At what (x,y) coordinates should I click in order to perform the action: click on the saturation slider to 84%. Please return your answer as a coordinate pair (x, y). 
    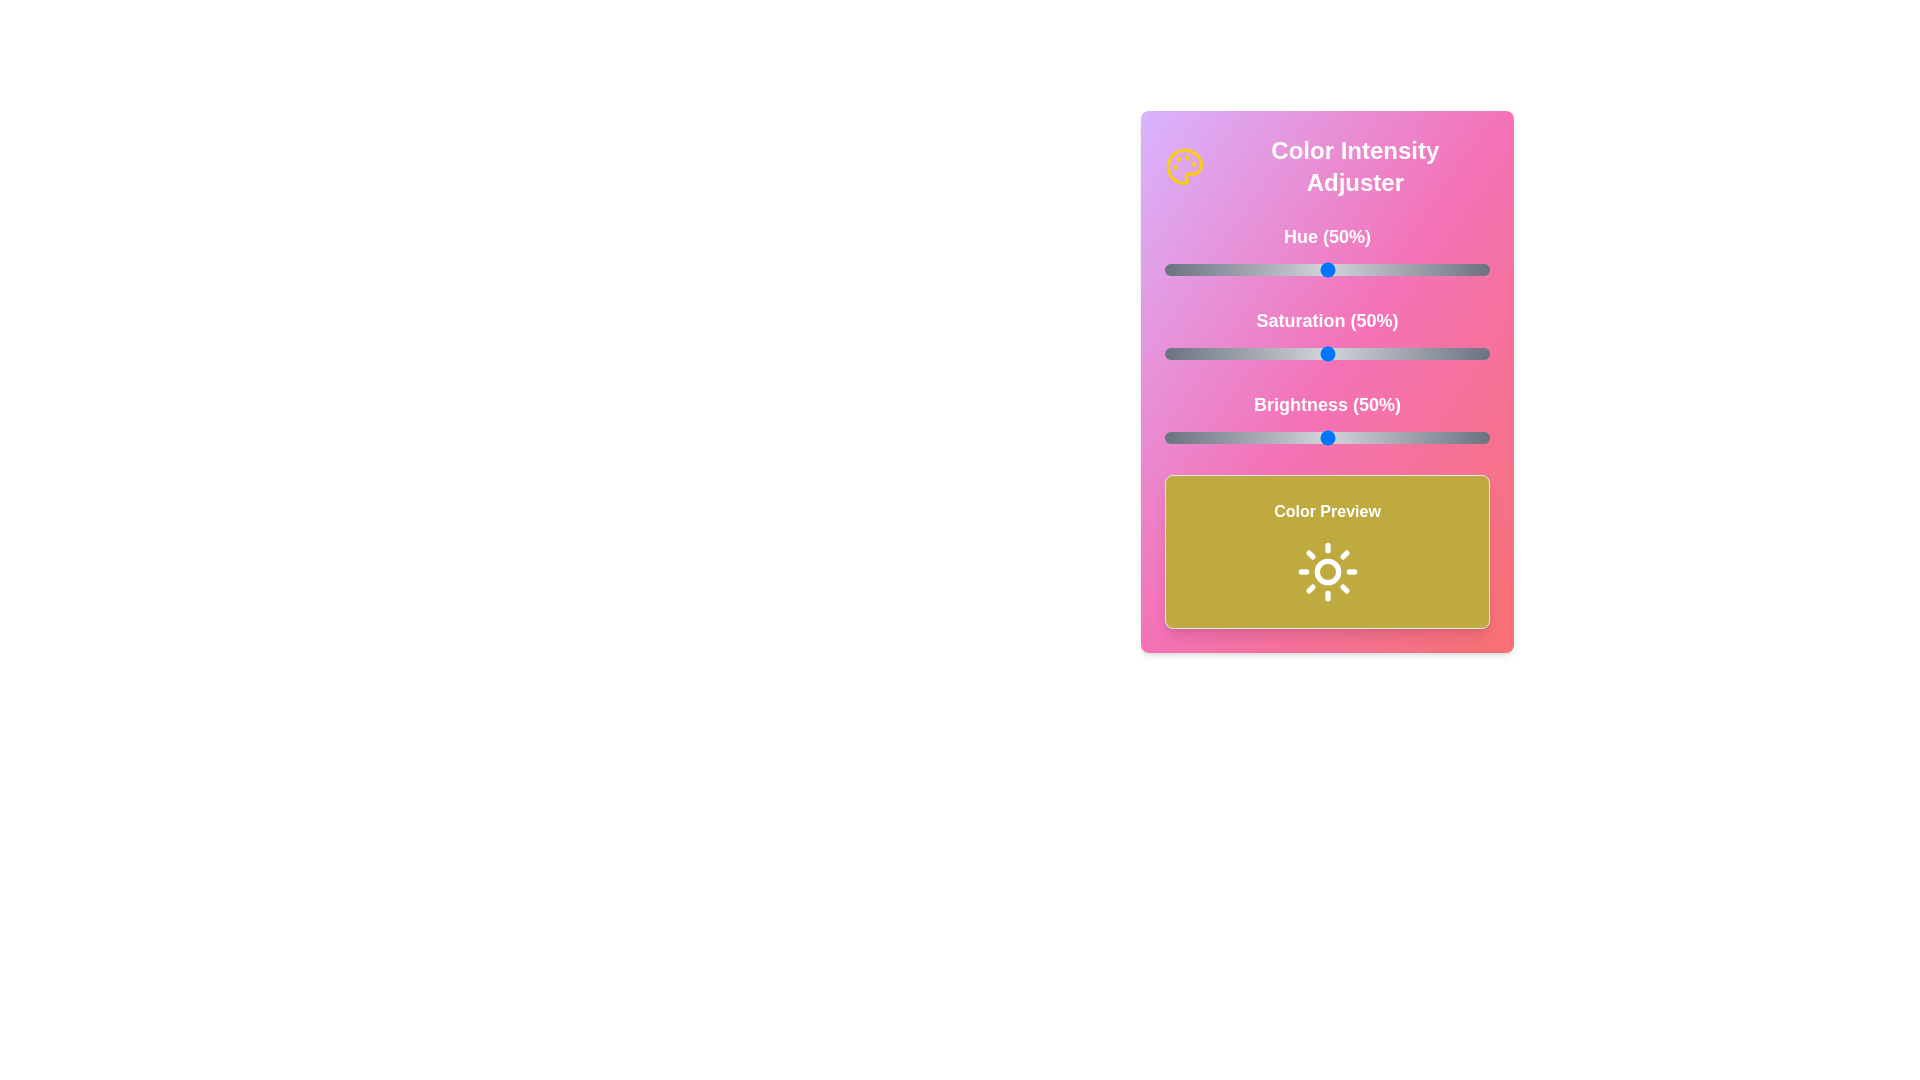
    Looking at the image, I should click on (1437, 353).